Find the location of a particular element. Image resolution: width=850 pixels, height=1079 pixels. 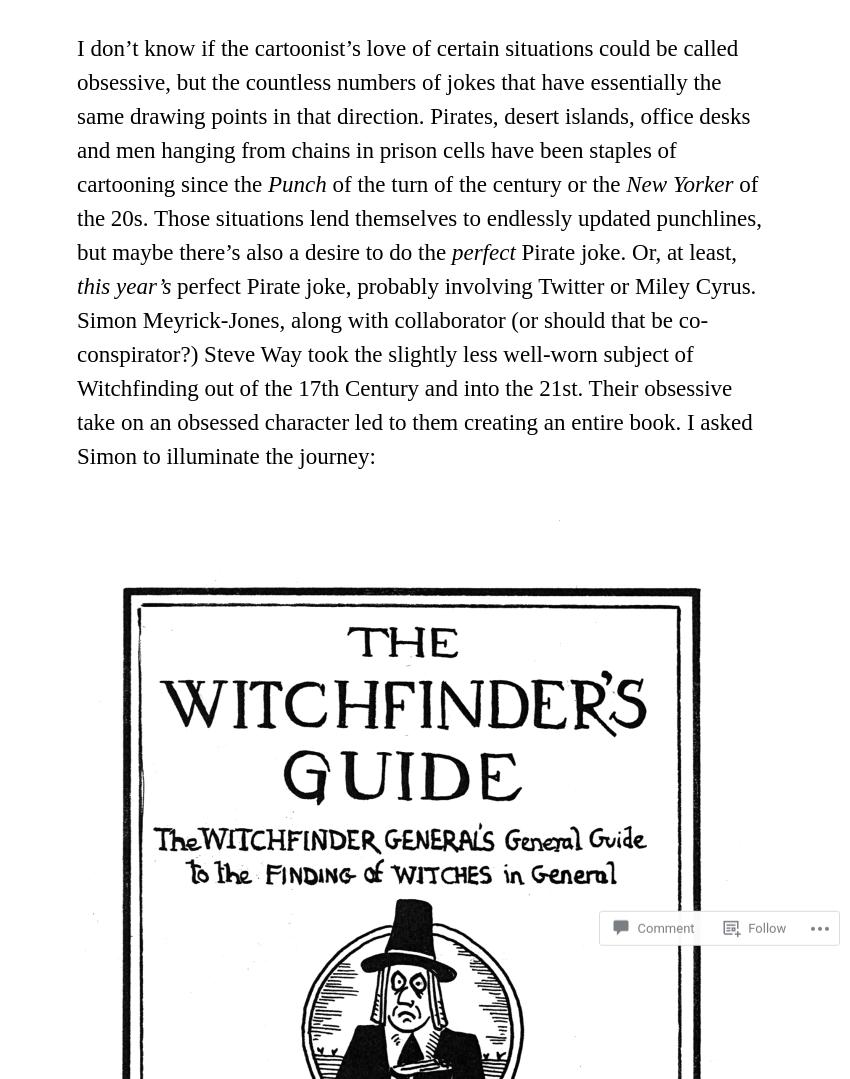

'Pirate joke. Or, at least,' is located at coordinates (625, 251).